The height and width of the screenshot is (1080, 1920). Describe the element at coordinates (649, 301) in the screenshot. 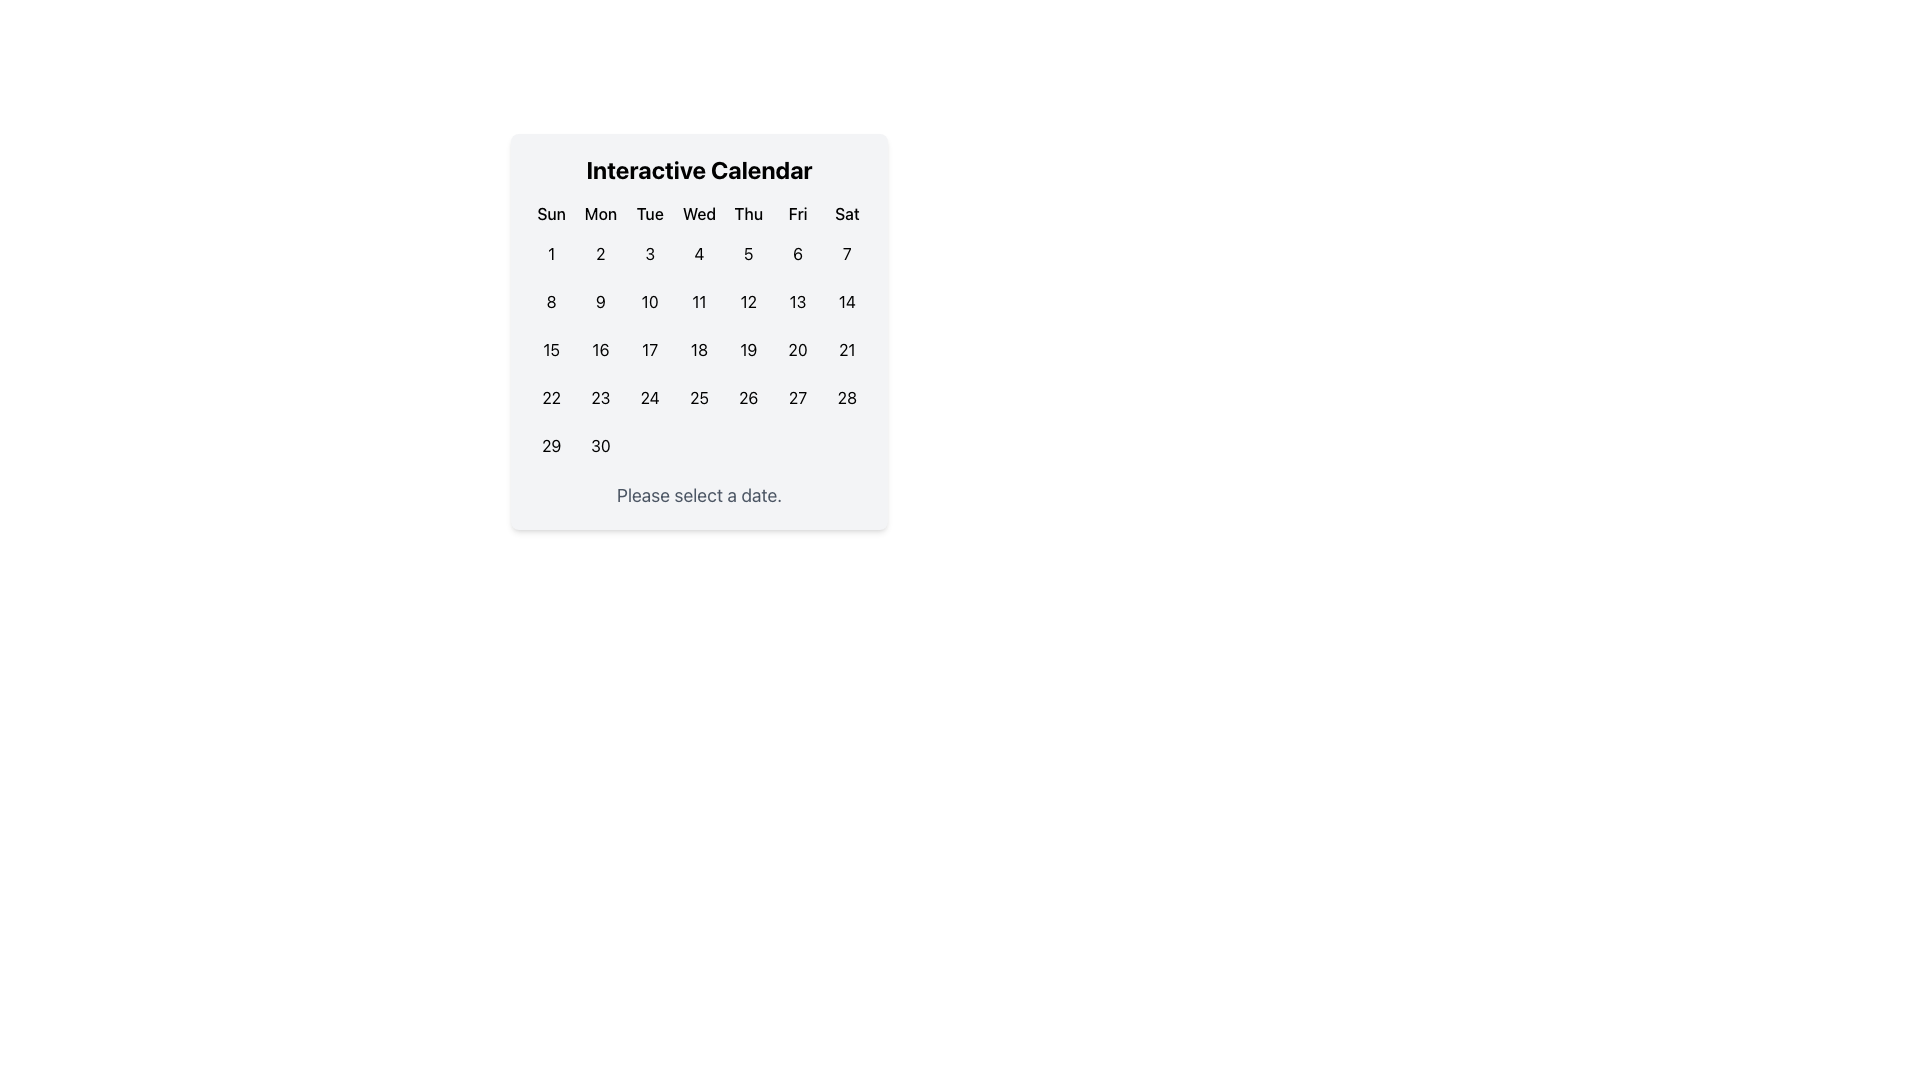

I see `the calendar date button representing '10' located in the second row and third column of the calendar grid` at that location.